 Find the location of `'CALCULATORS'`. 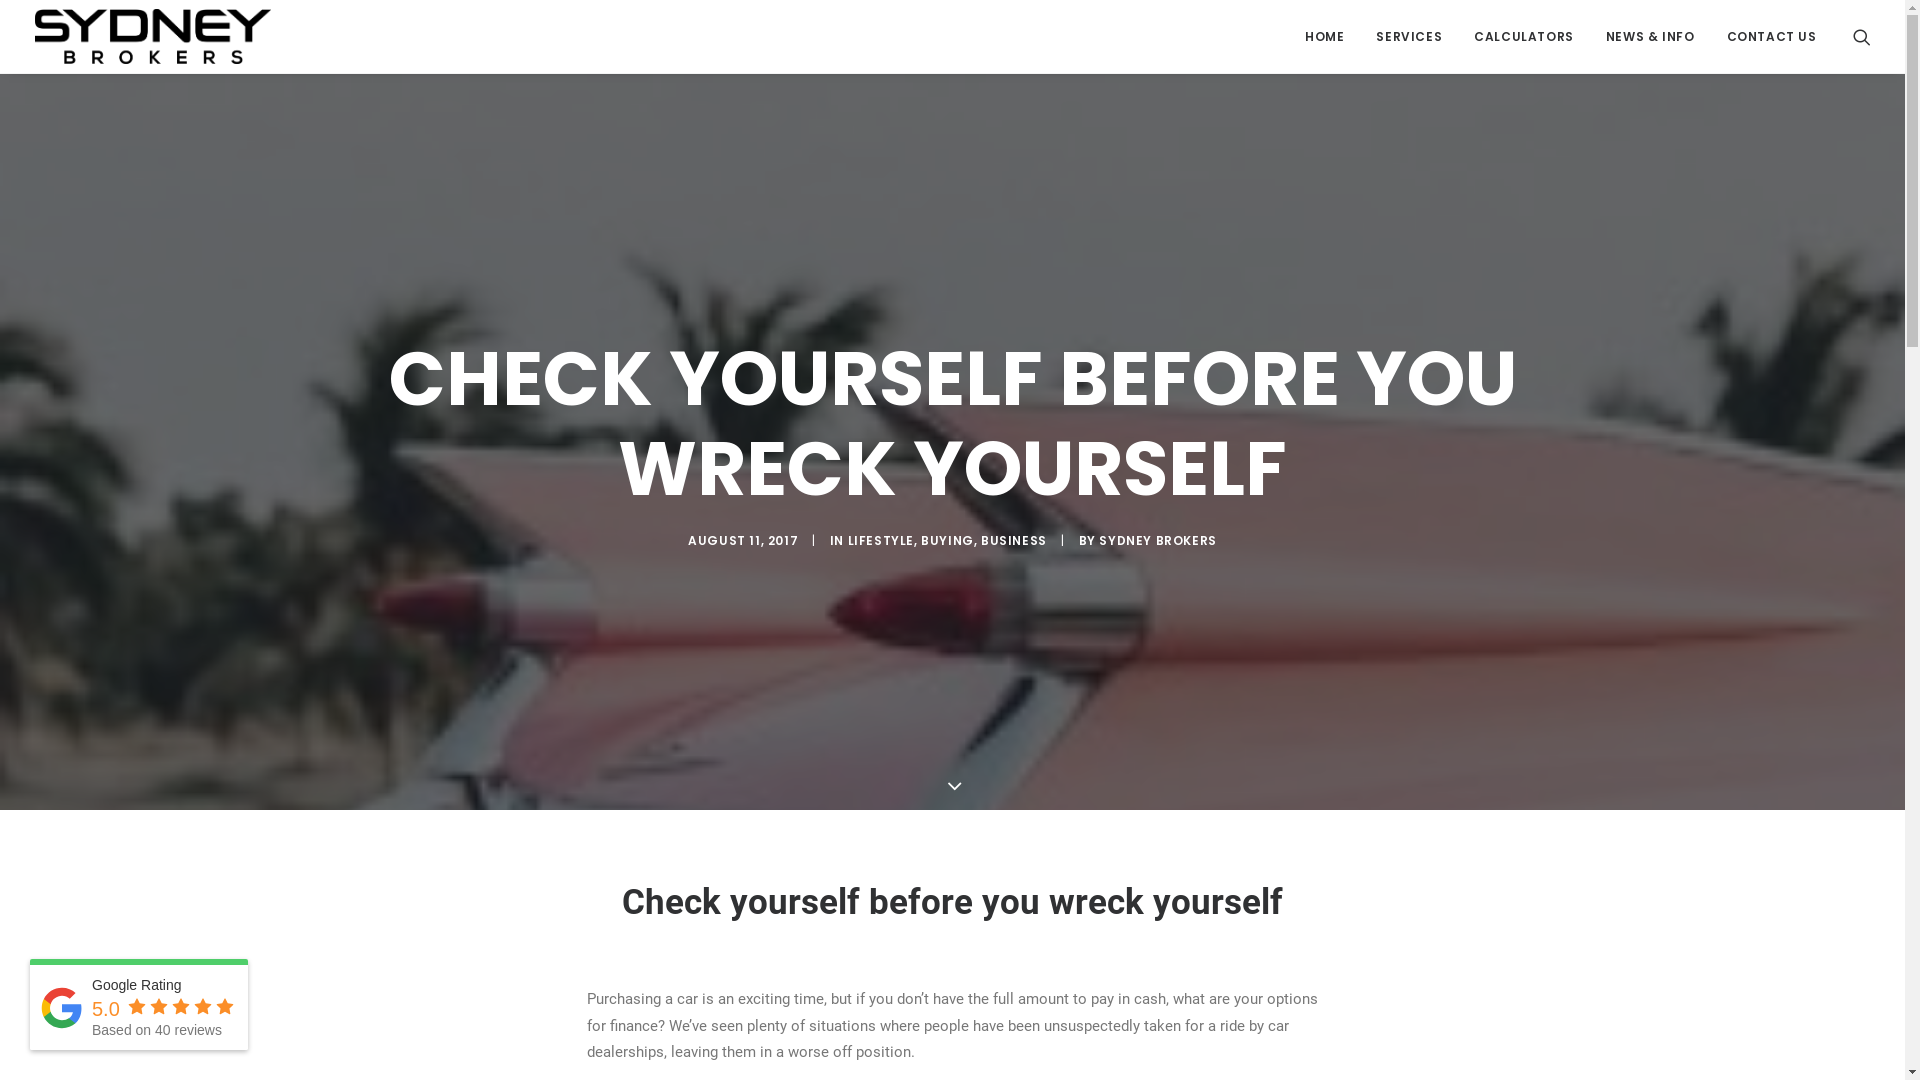

'CALCULATORS' is located at coordinates (1459, 36).